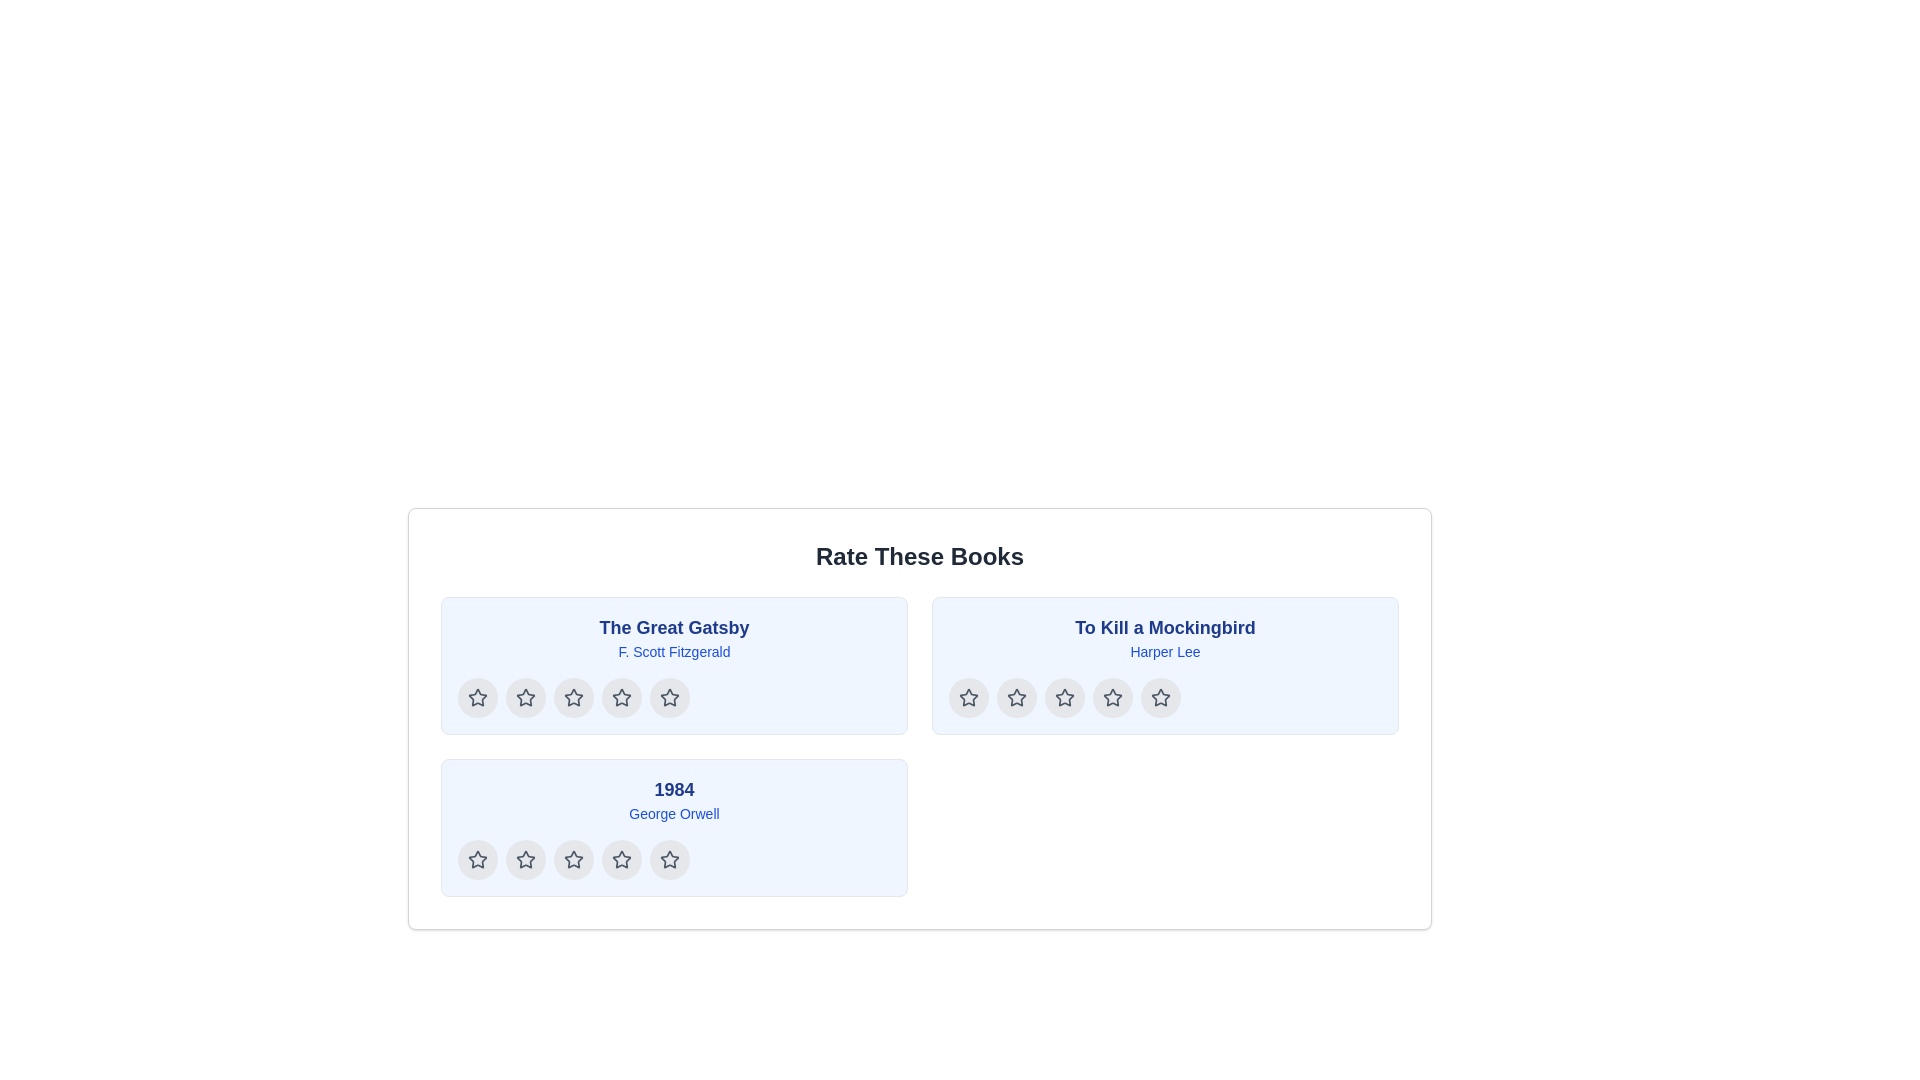 The height and width of the screenshot is (1080, 1920). What do you see at coordinates (1161, 697) in the screenshot?
I see `the fifth star rating icon to rate the book 'To Kill a Mockingbird'` at bounding box center [1161, 697].